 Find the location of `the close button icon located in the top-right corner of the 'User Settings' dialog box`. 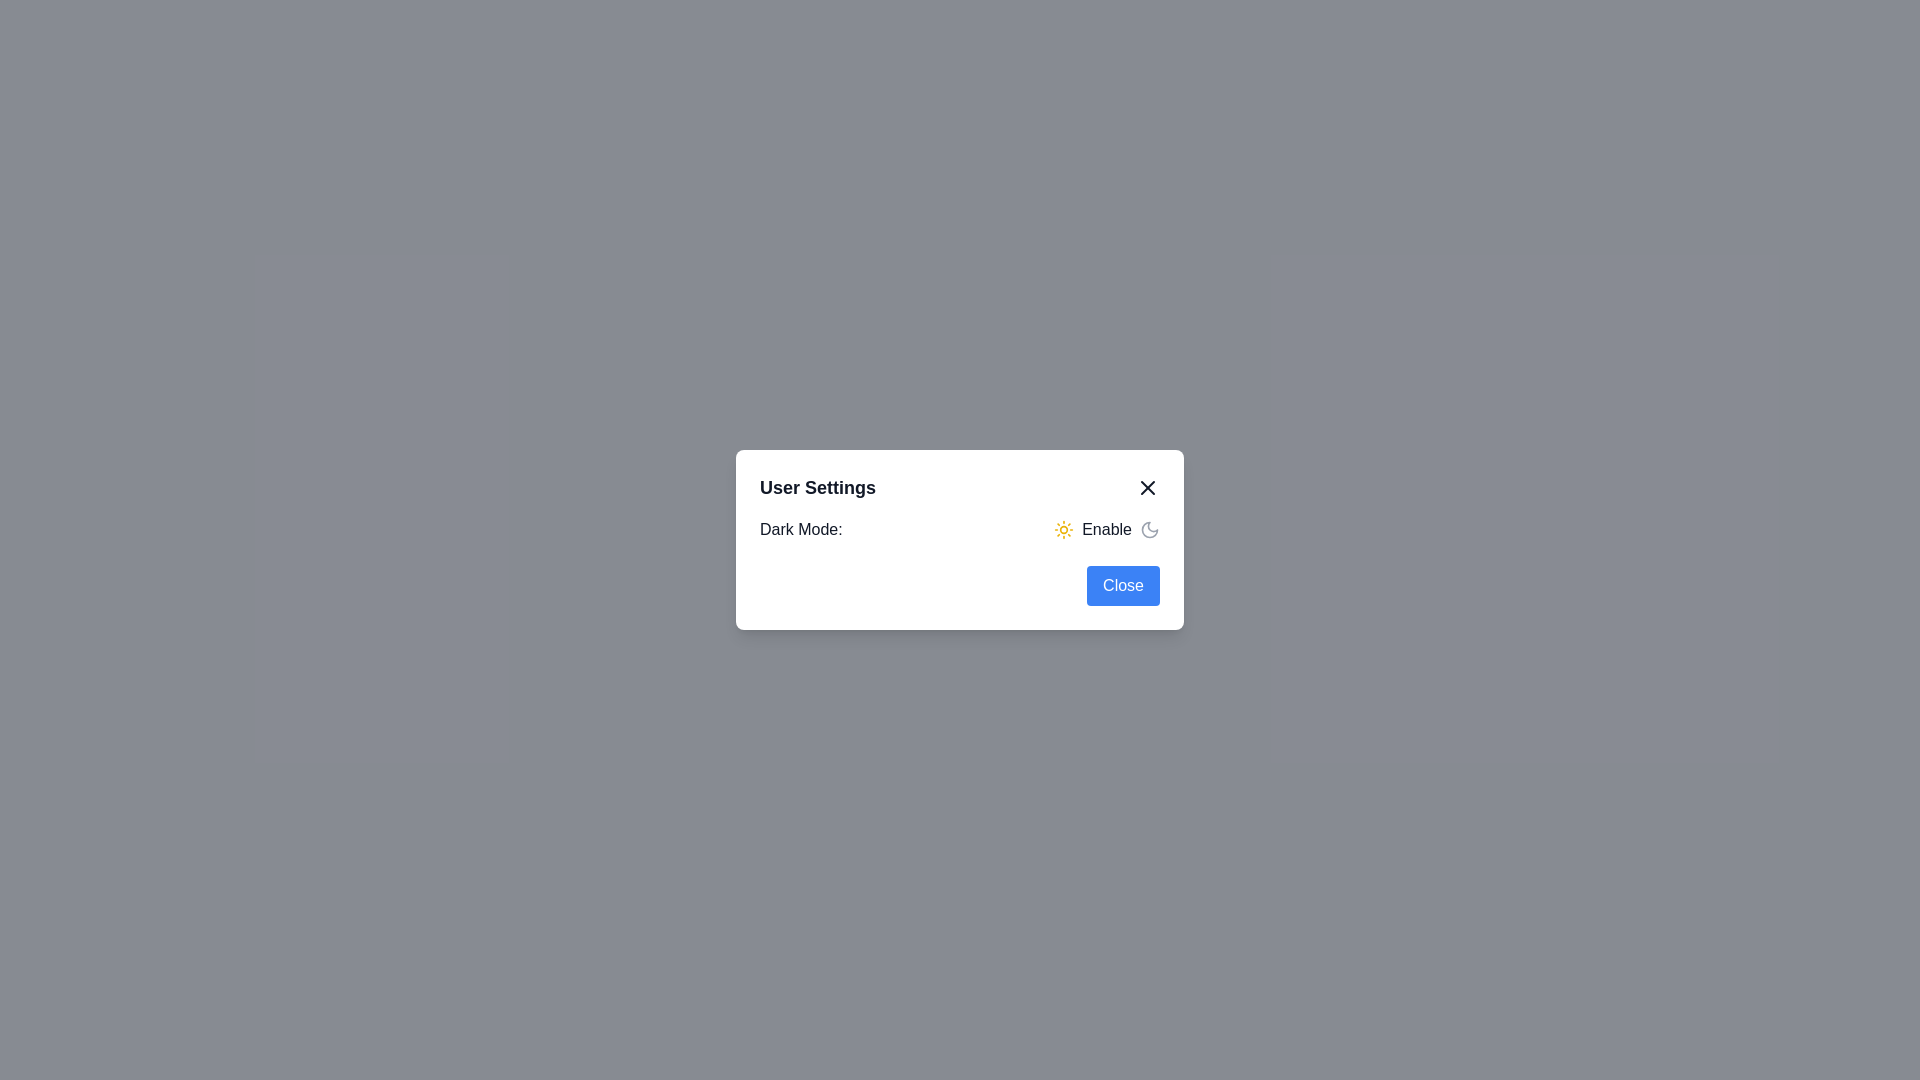

the close button icon located in the top-right corner of the 'User Settings' dialog box is located at coordinates (1147, 488).